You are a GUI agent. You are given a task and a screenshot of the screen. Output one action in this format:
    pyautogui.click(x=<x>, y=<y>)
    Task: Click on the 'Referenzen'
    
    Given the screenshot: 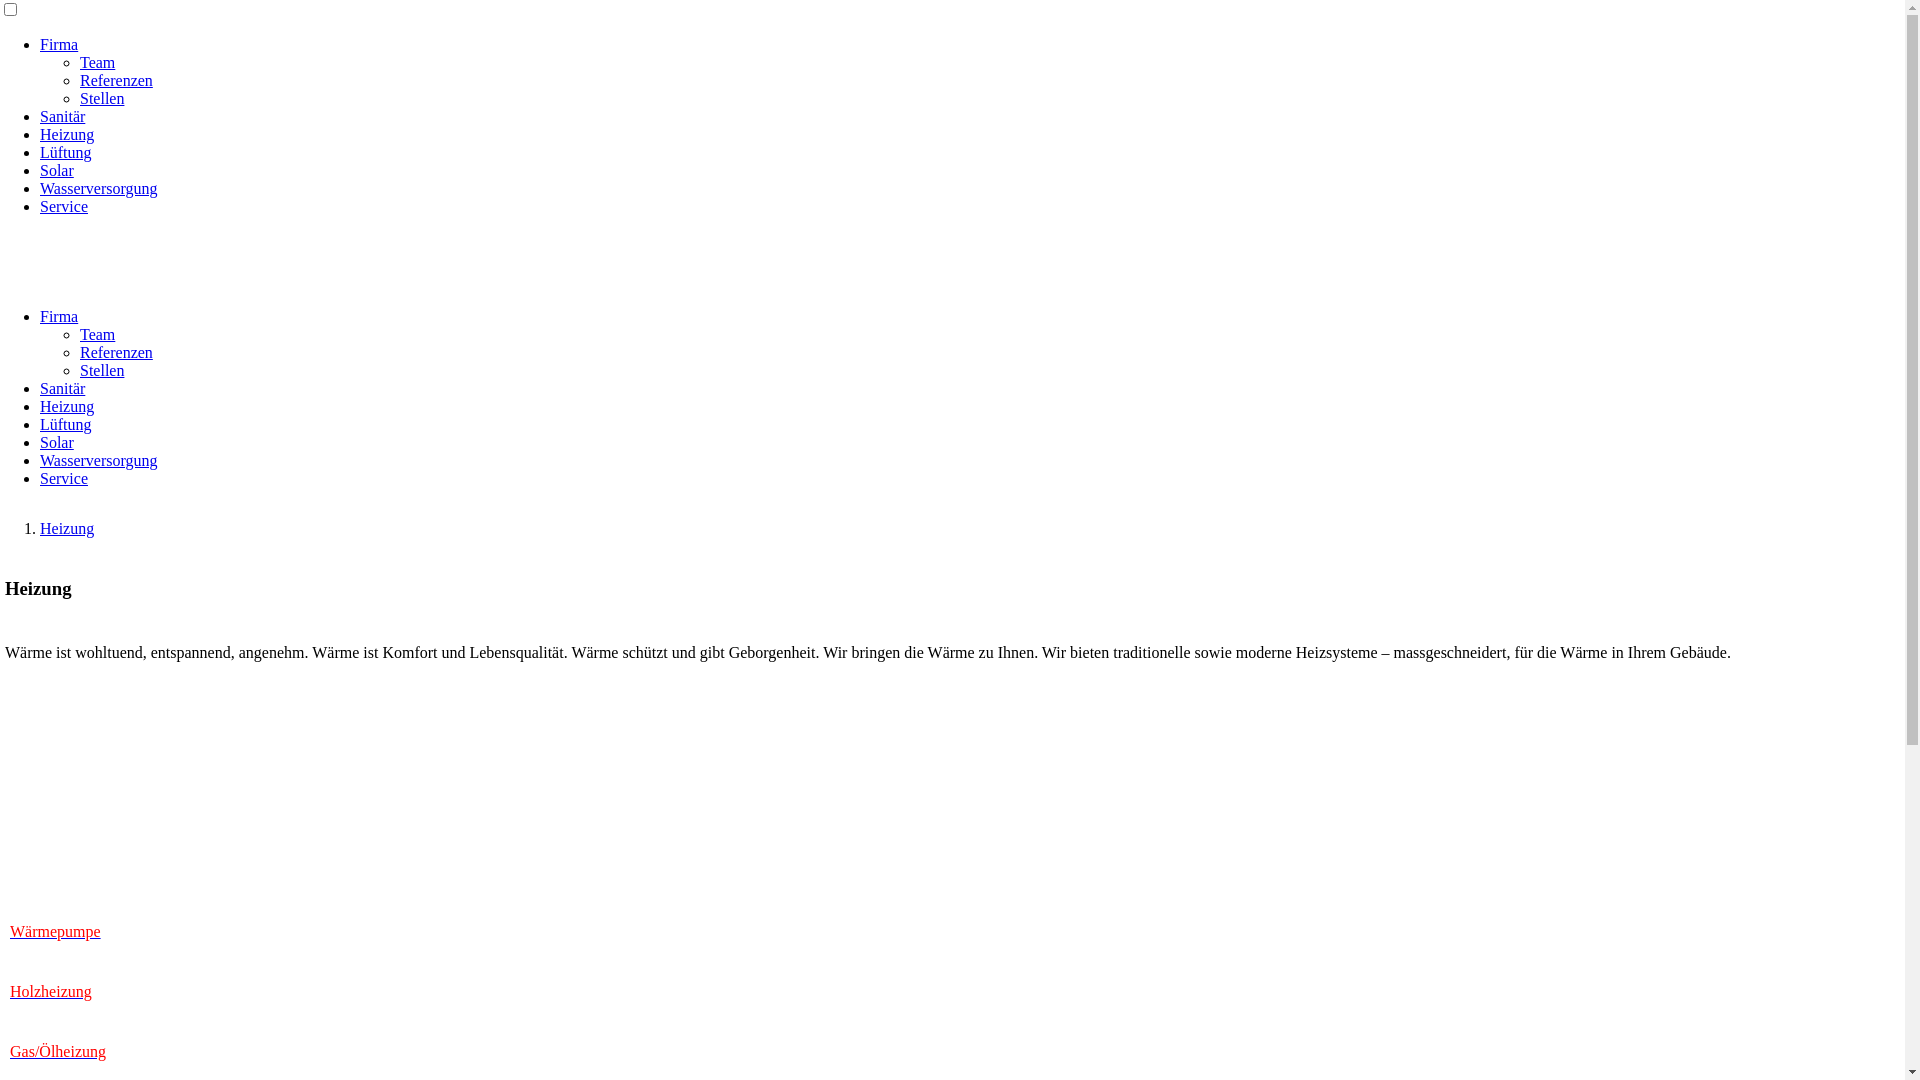 What is the action you would take?
    pyautogui.click(x=115, y=351)
    